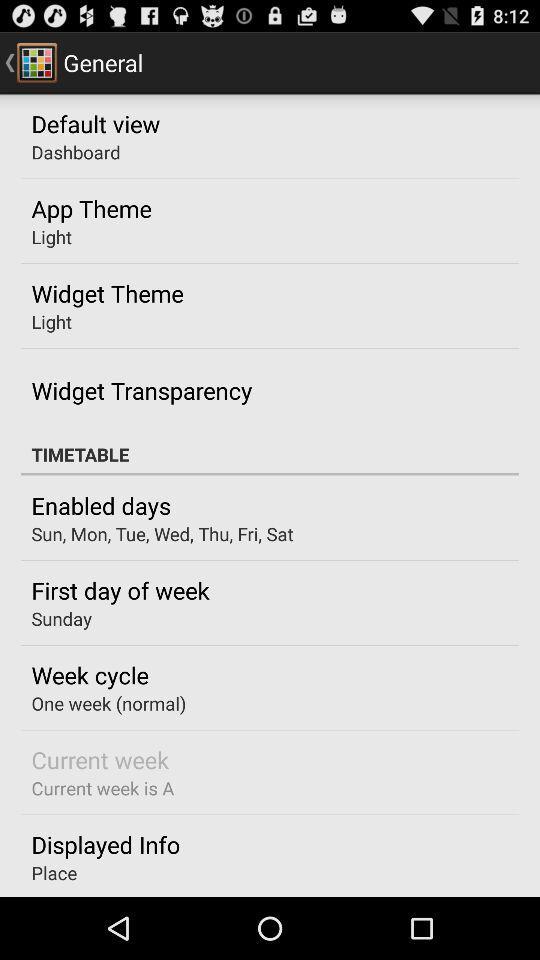 The width and height of the screenshot is (540, 960). Describe the element at coordinates (89, 675) in the screenshot. I see `app above one week (normal)` at that location.